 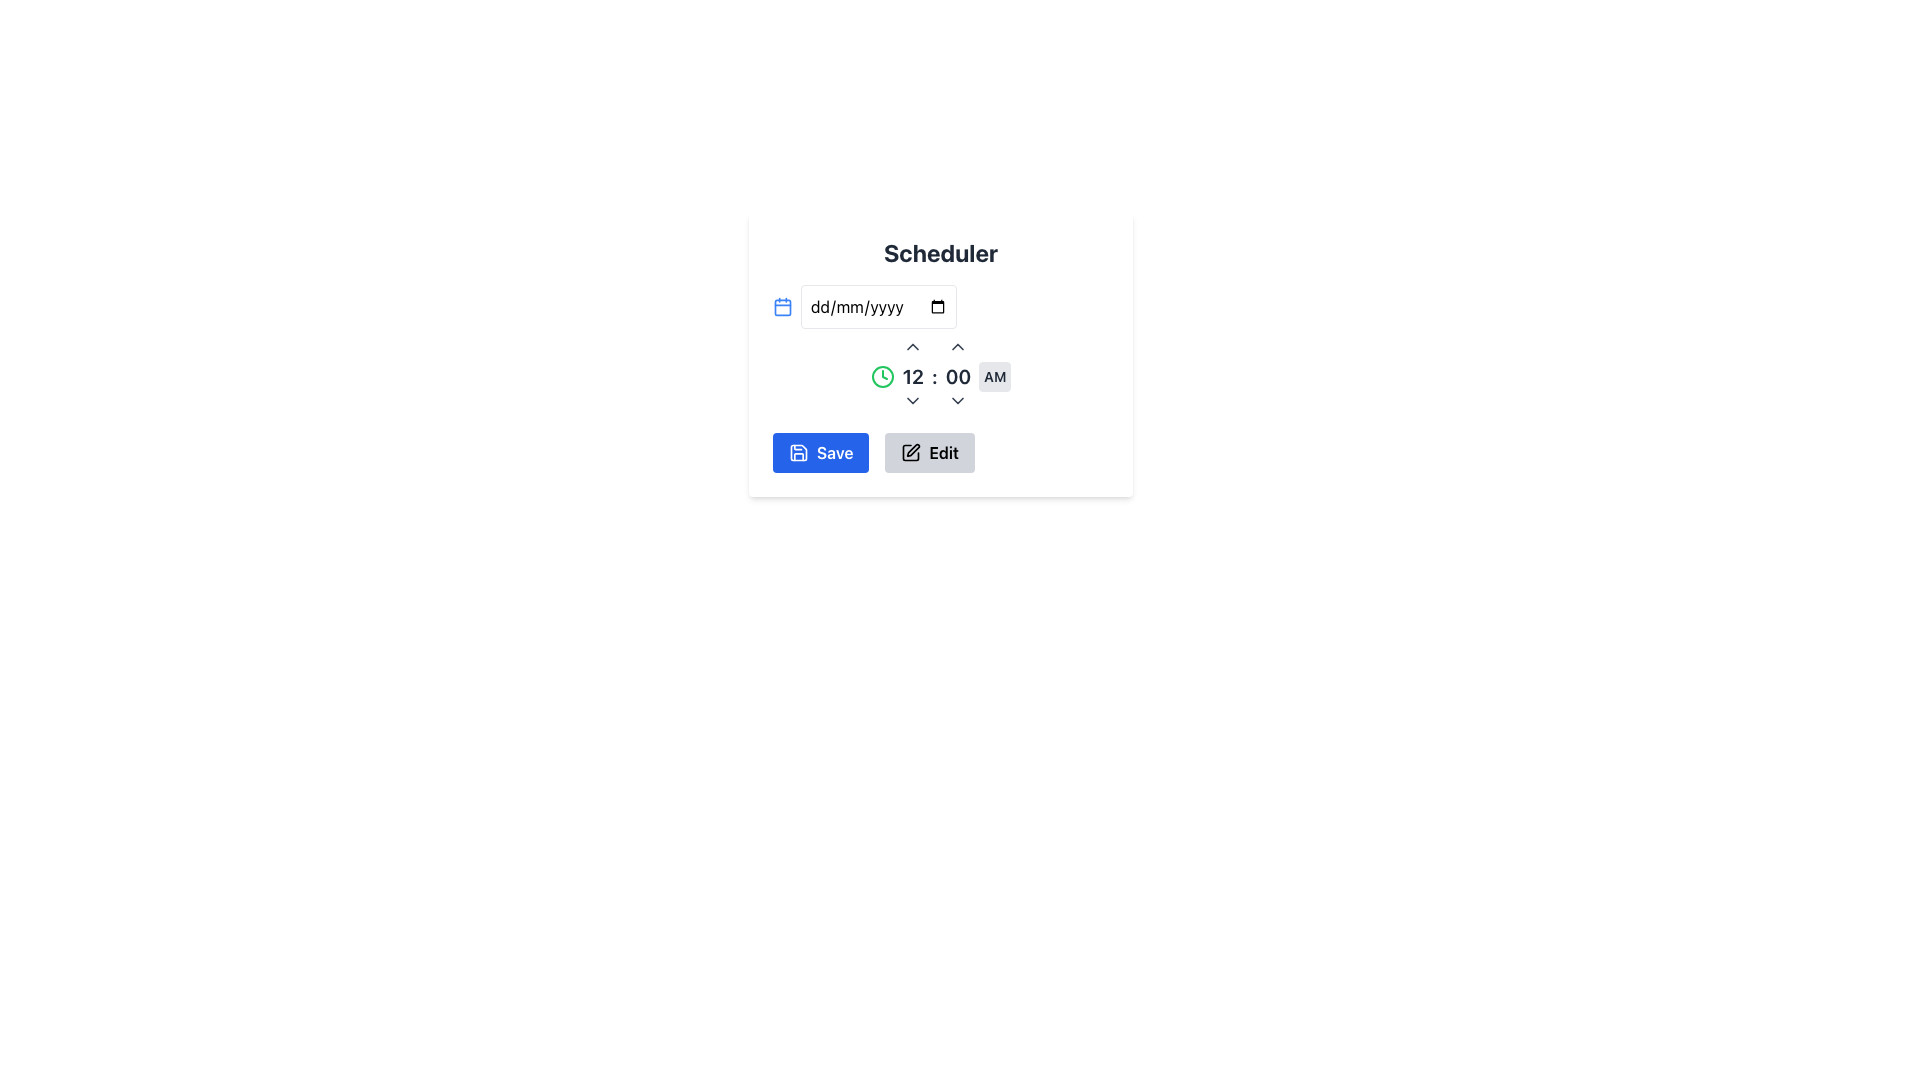 What do you see at coordinates (957, 377) in the screenshot?
I see `the text label displaying '00' which is the second numeric segment in a time input field to focus on it` at bounding box center [957, 377].